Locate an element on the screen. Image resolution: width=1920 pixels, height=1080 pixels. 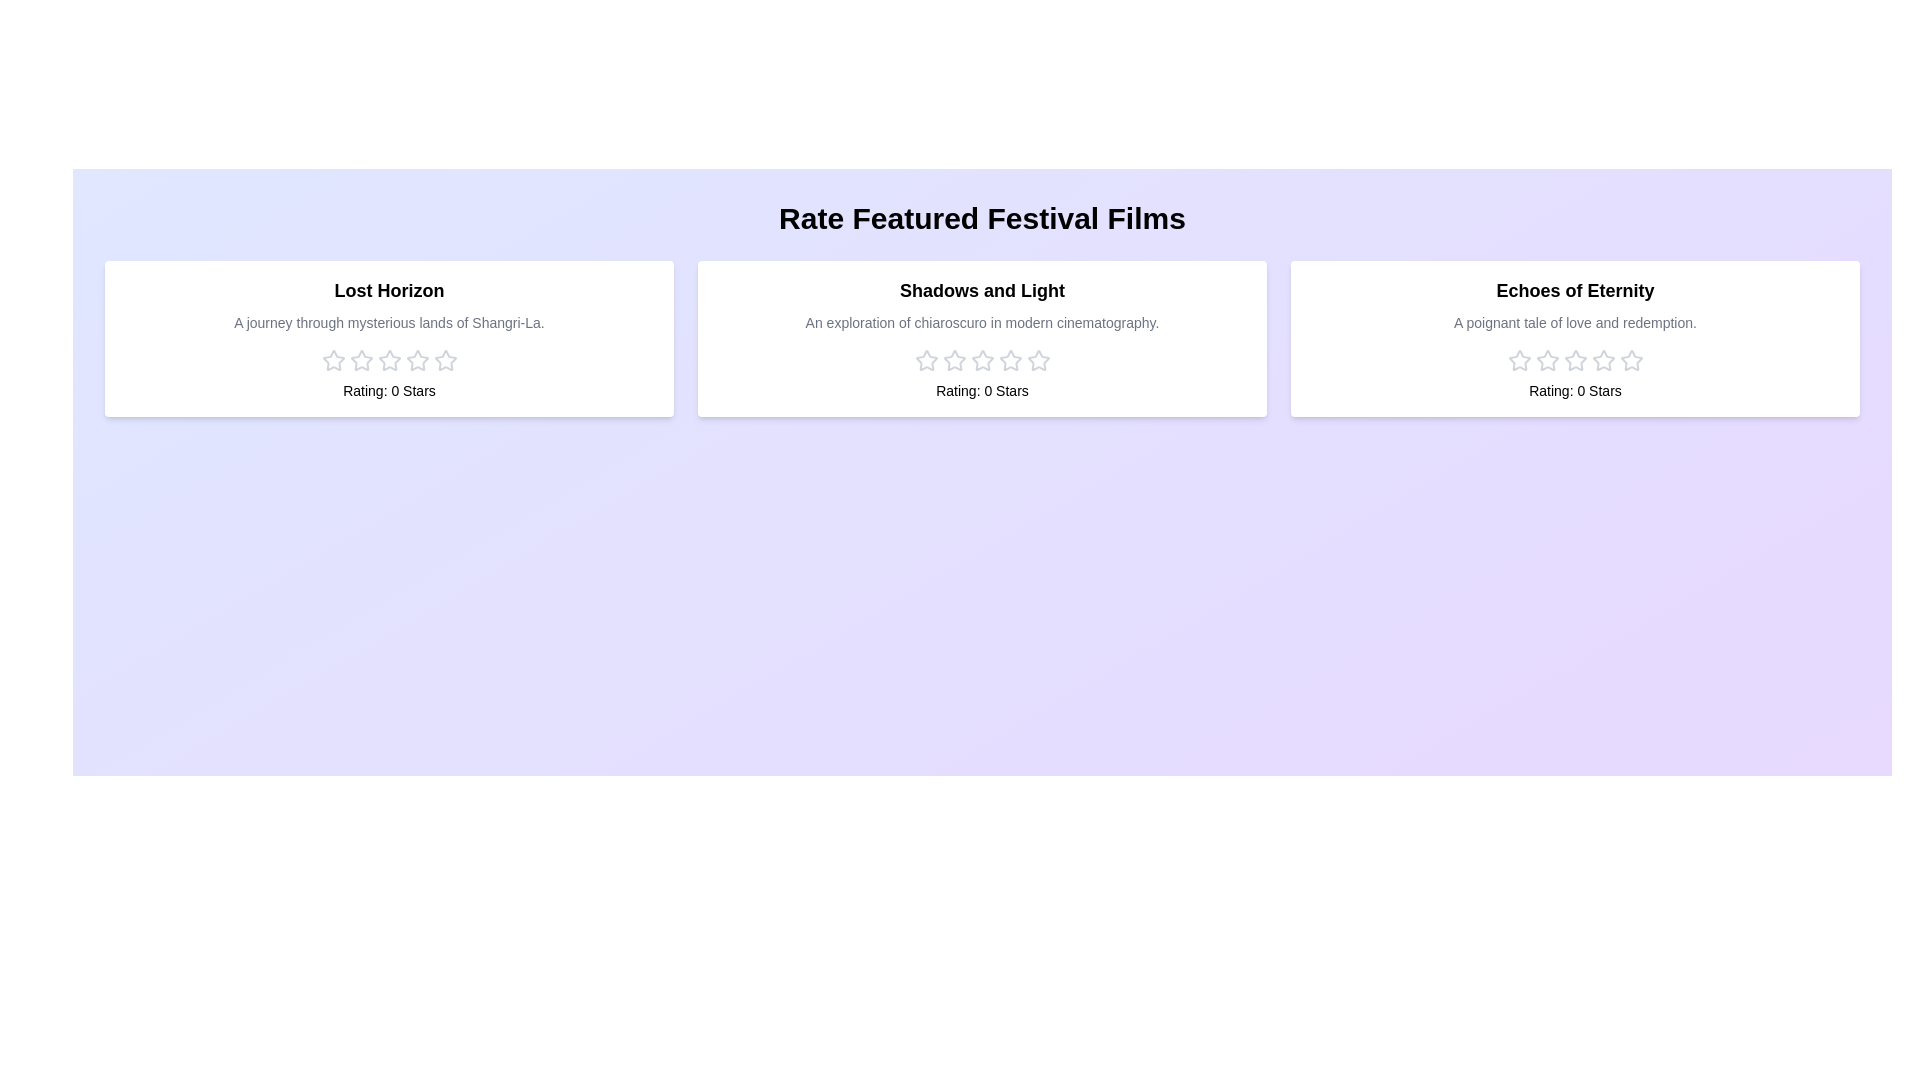
the title of the film Lost Horizon is located at coordinates (389, 290).